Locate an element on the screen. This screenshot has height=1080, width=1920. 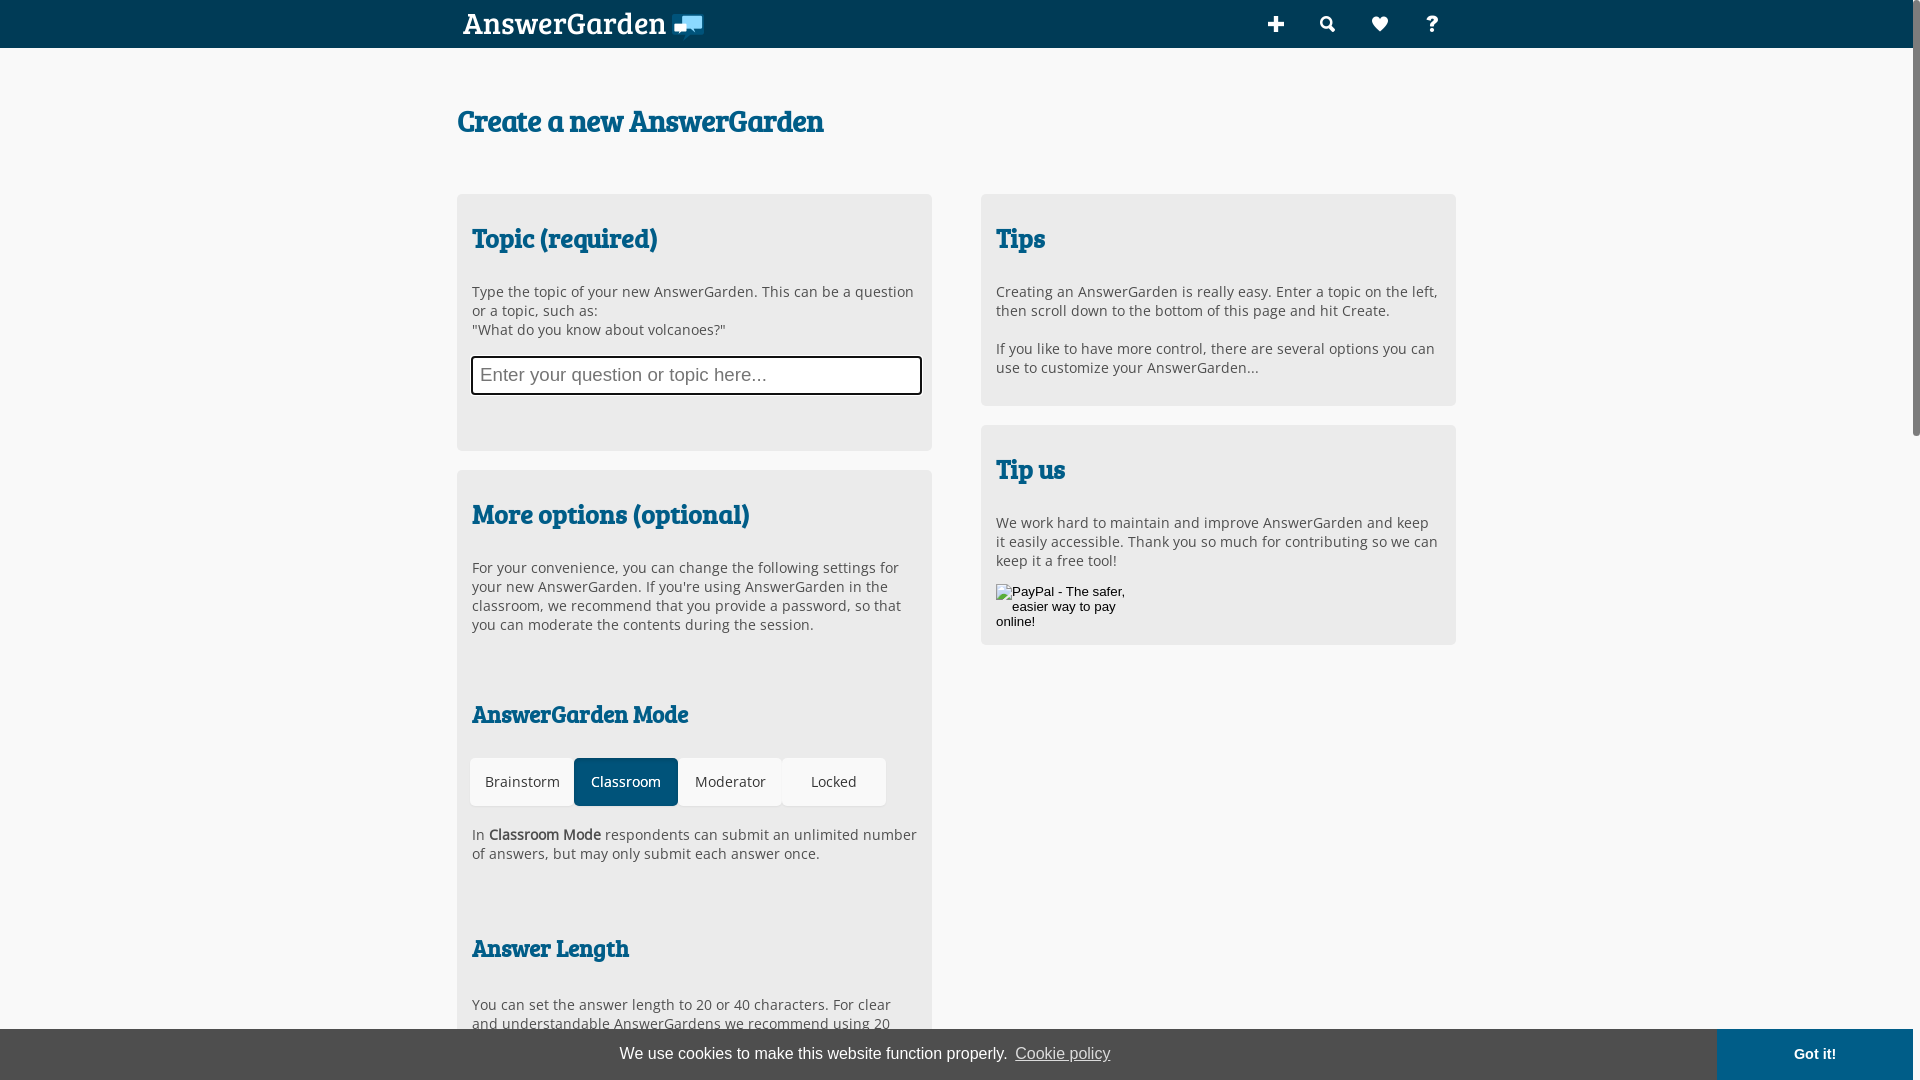
'Create an AnswerGarden' is located at coordinates (1275, 23).